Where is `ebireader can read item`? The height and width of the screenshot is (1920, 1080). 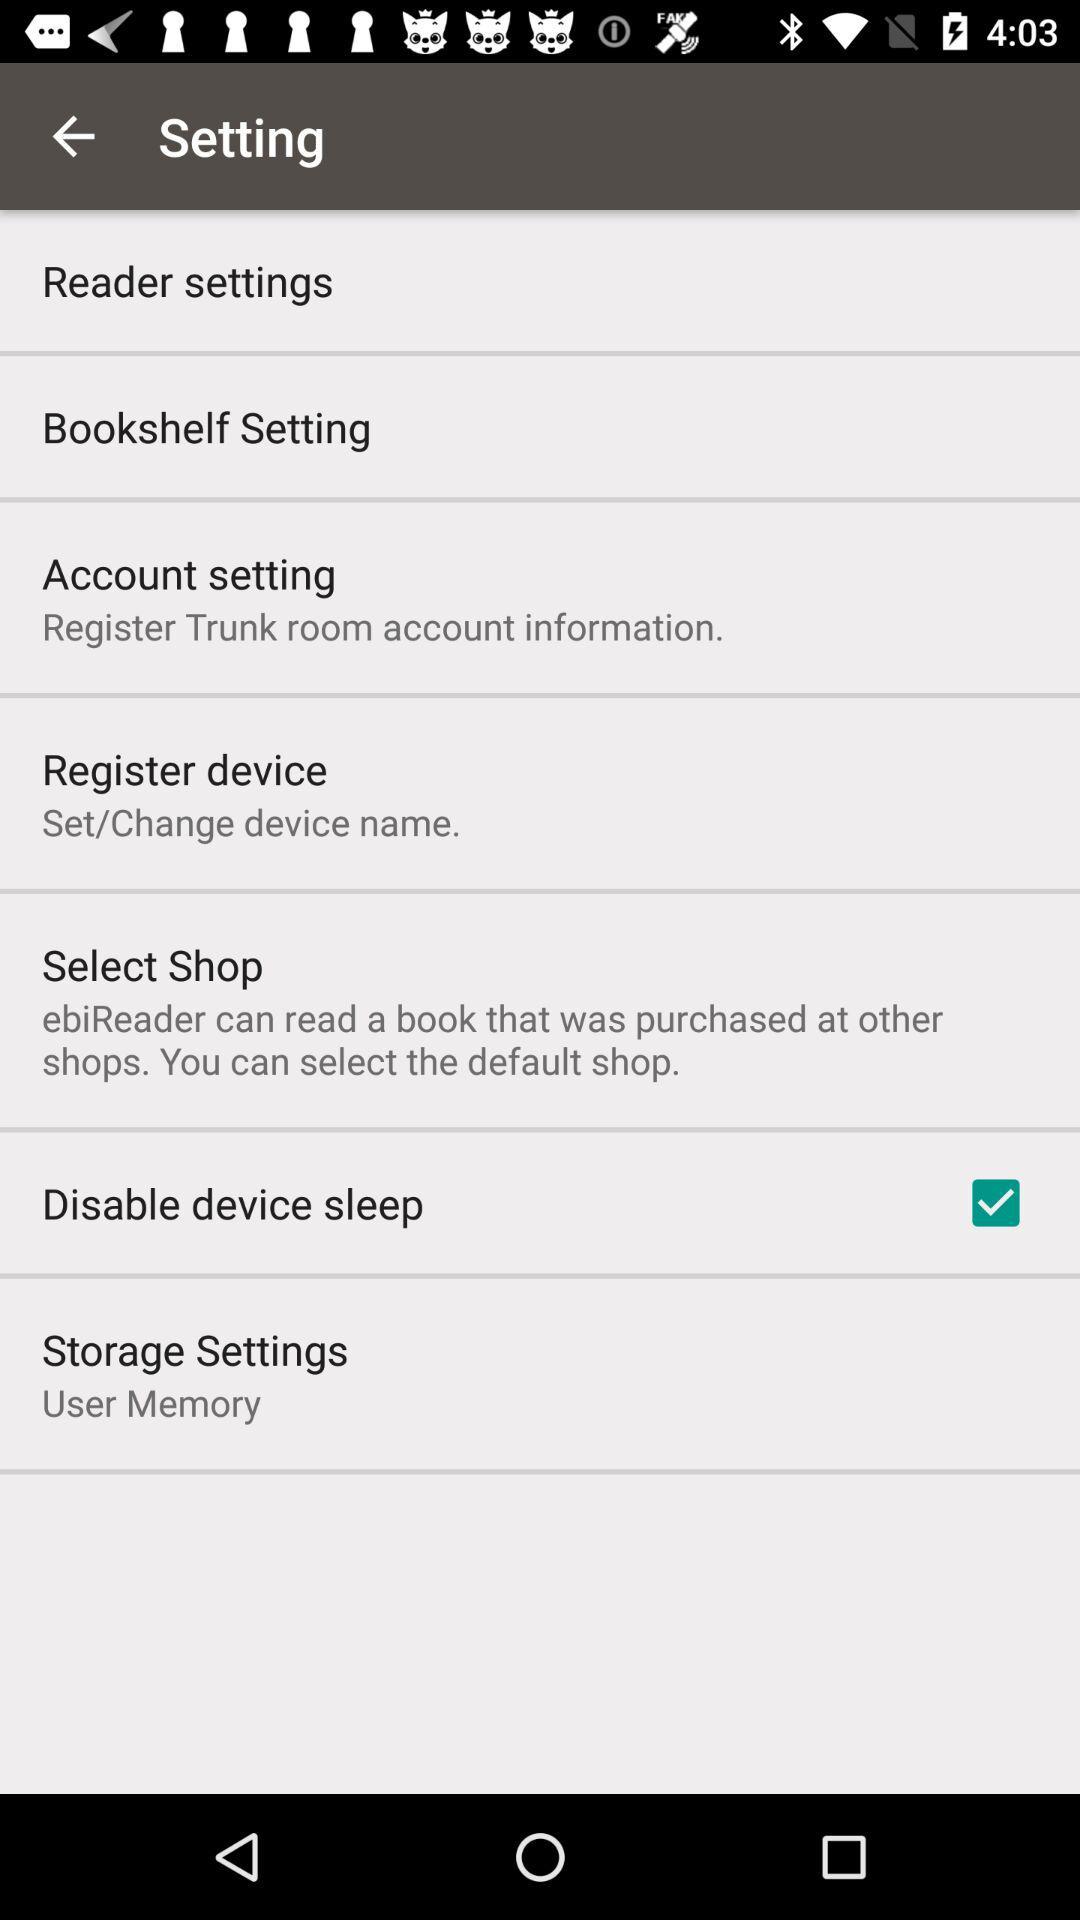
ebireader can read item is located at coordinates (540, 1039).